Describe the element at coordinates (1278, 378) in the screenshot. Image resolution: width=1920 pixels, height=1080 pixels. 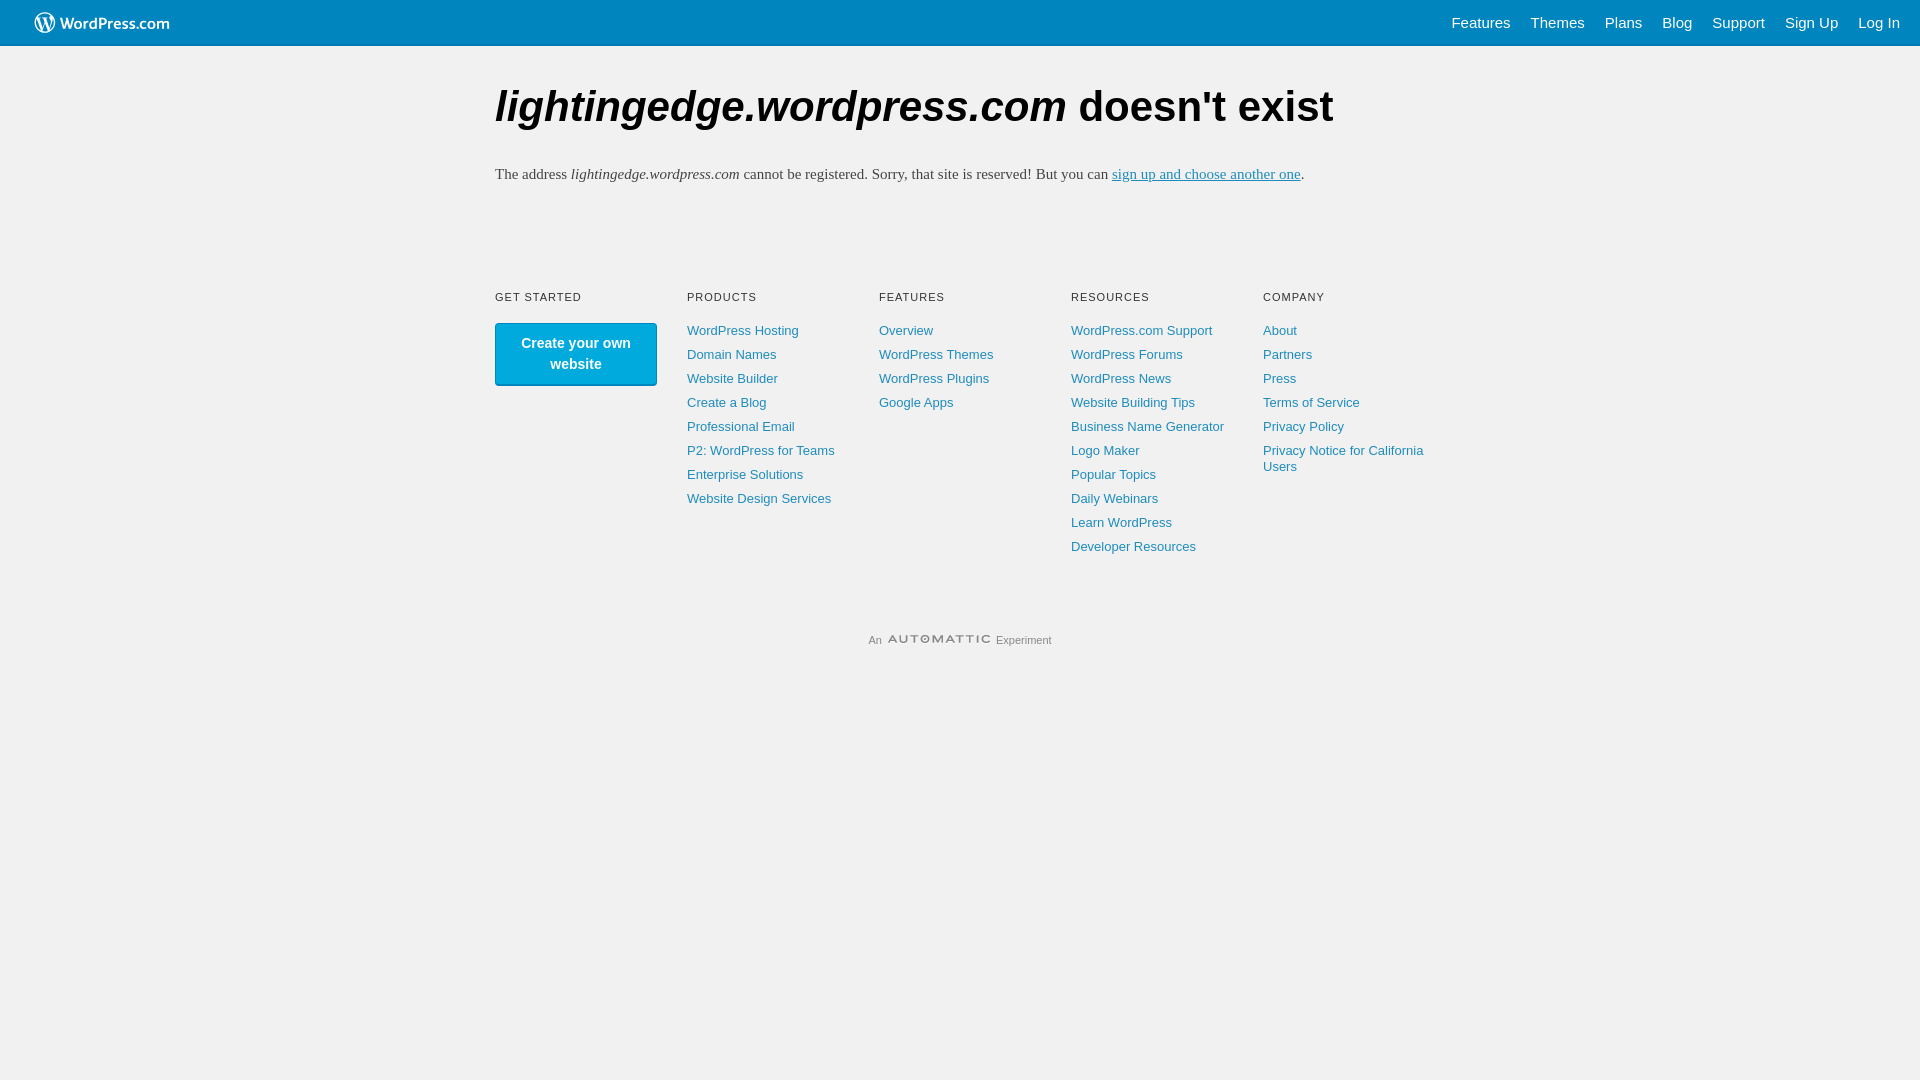
I see `'Press'` at that location.